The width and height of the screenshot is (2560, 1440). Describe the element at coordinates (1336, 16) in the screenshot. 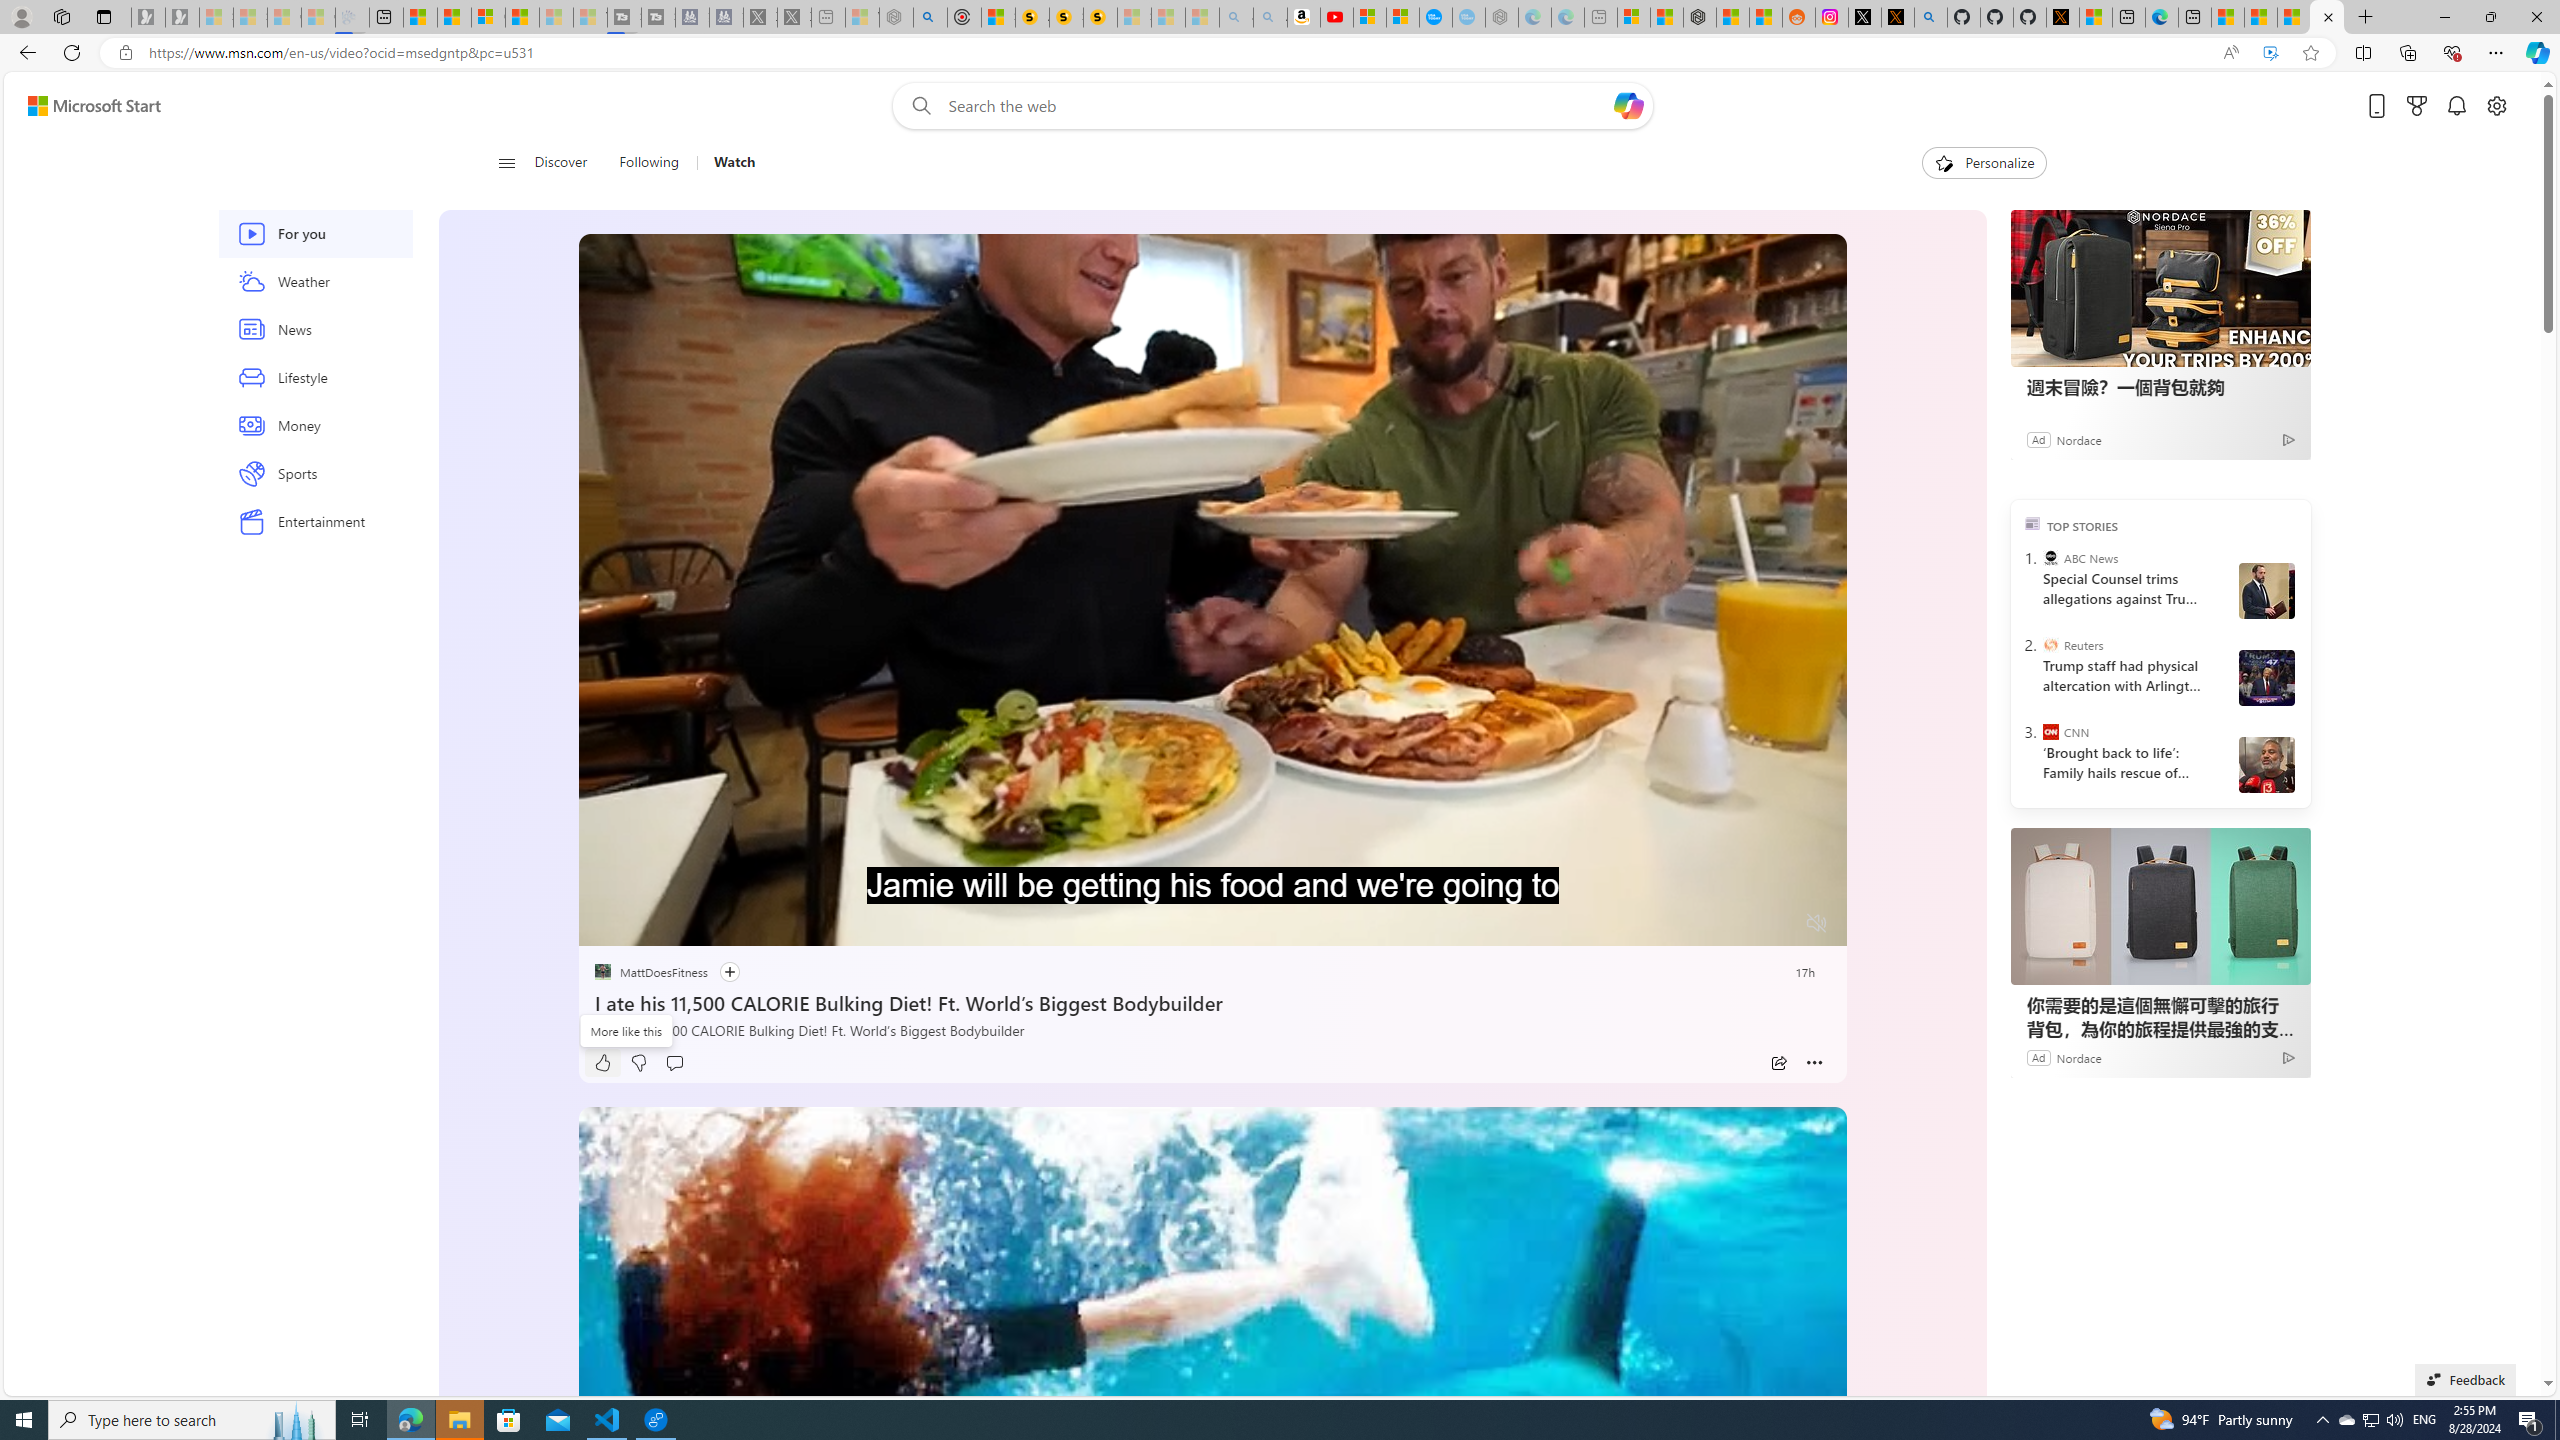

I see `'Day 1: Arriving in Yemen (surreal to be here) - YouTube'` at that location.